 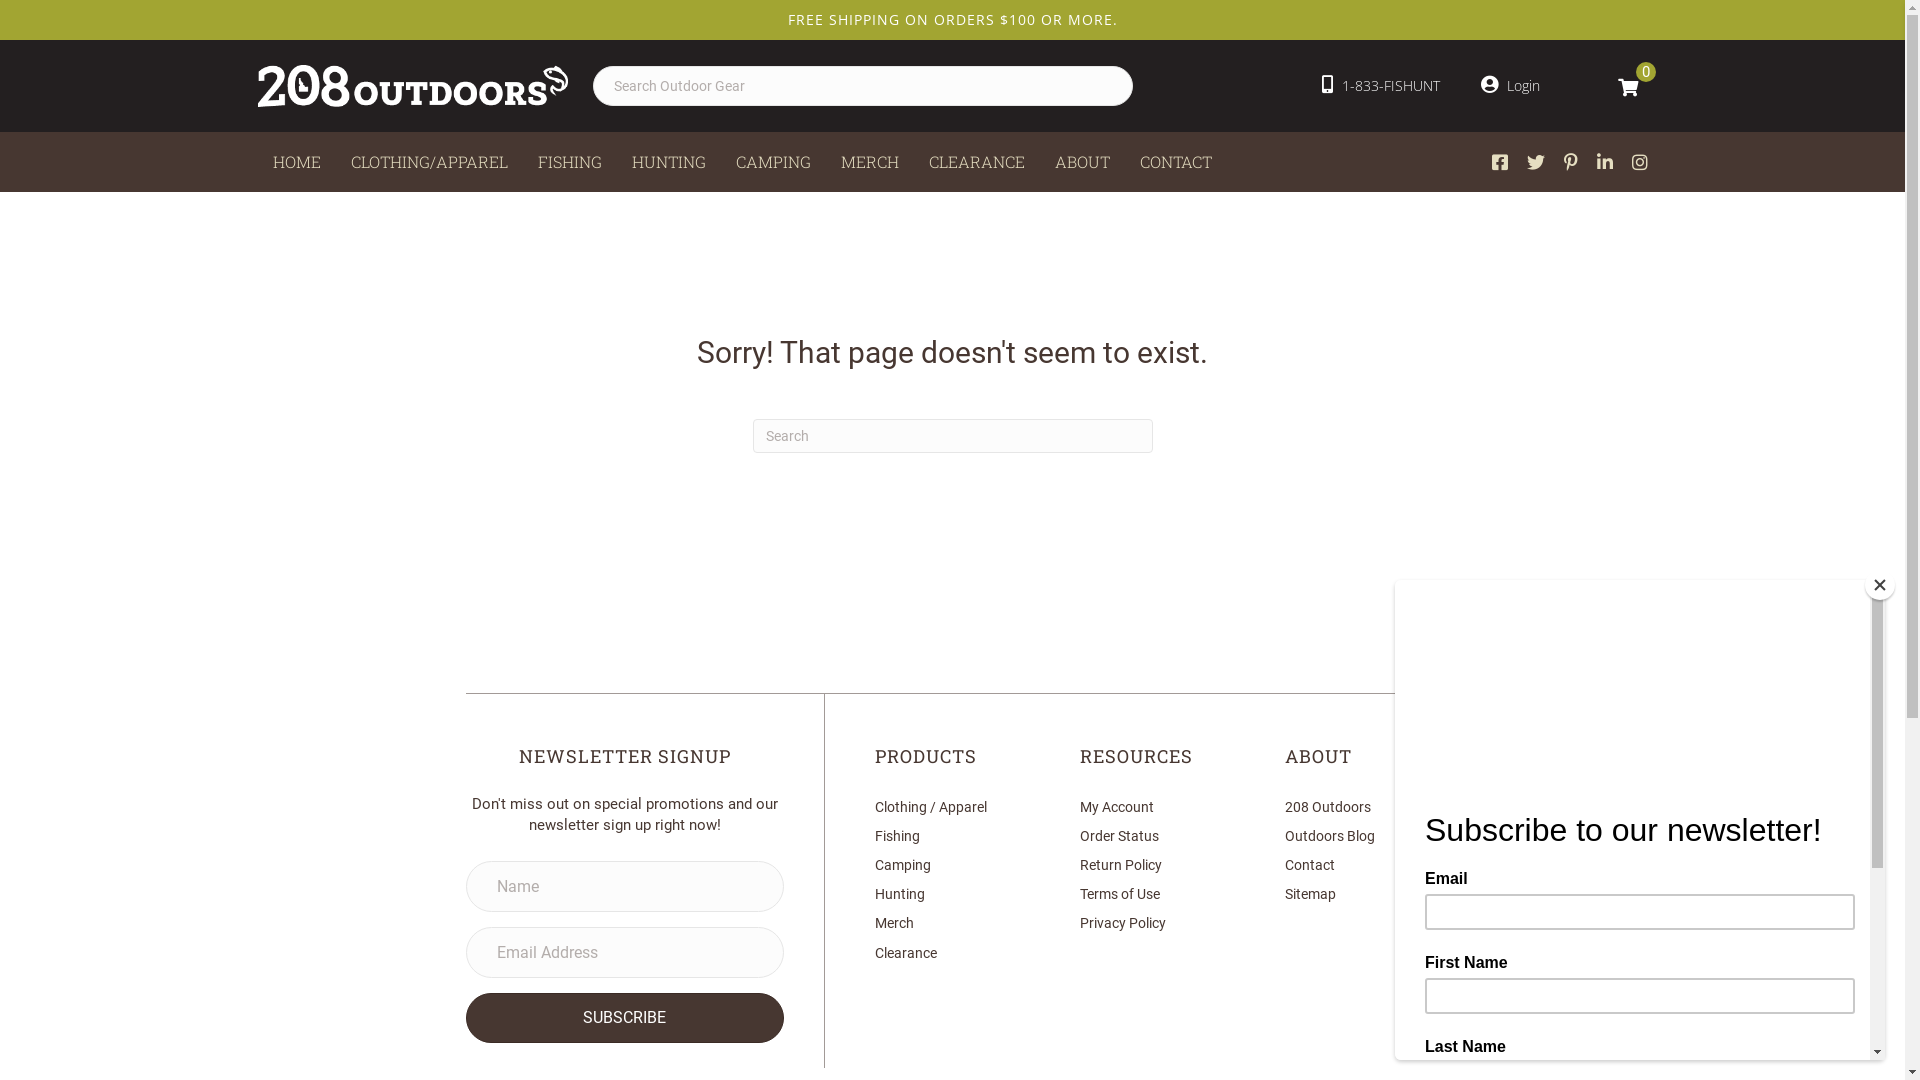 What do you see at coordinates (1081, 161) in the screenshot?
I see `'ABOUT'` at bounding box center [1081, 161].